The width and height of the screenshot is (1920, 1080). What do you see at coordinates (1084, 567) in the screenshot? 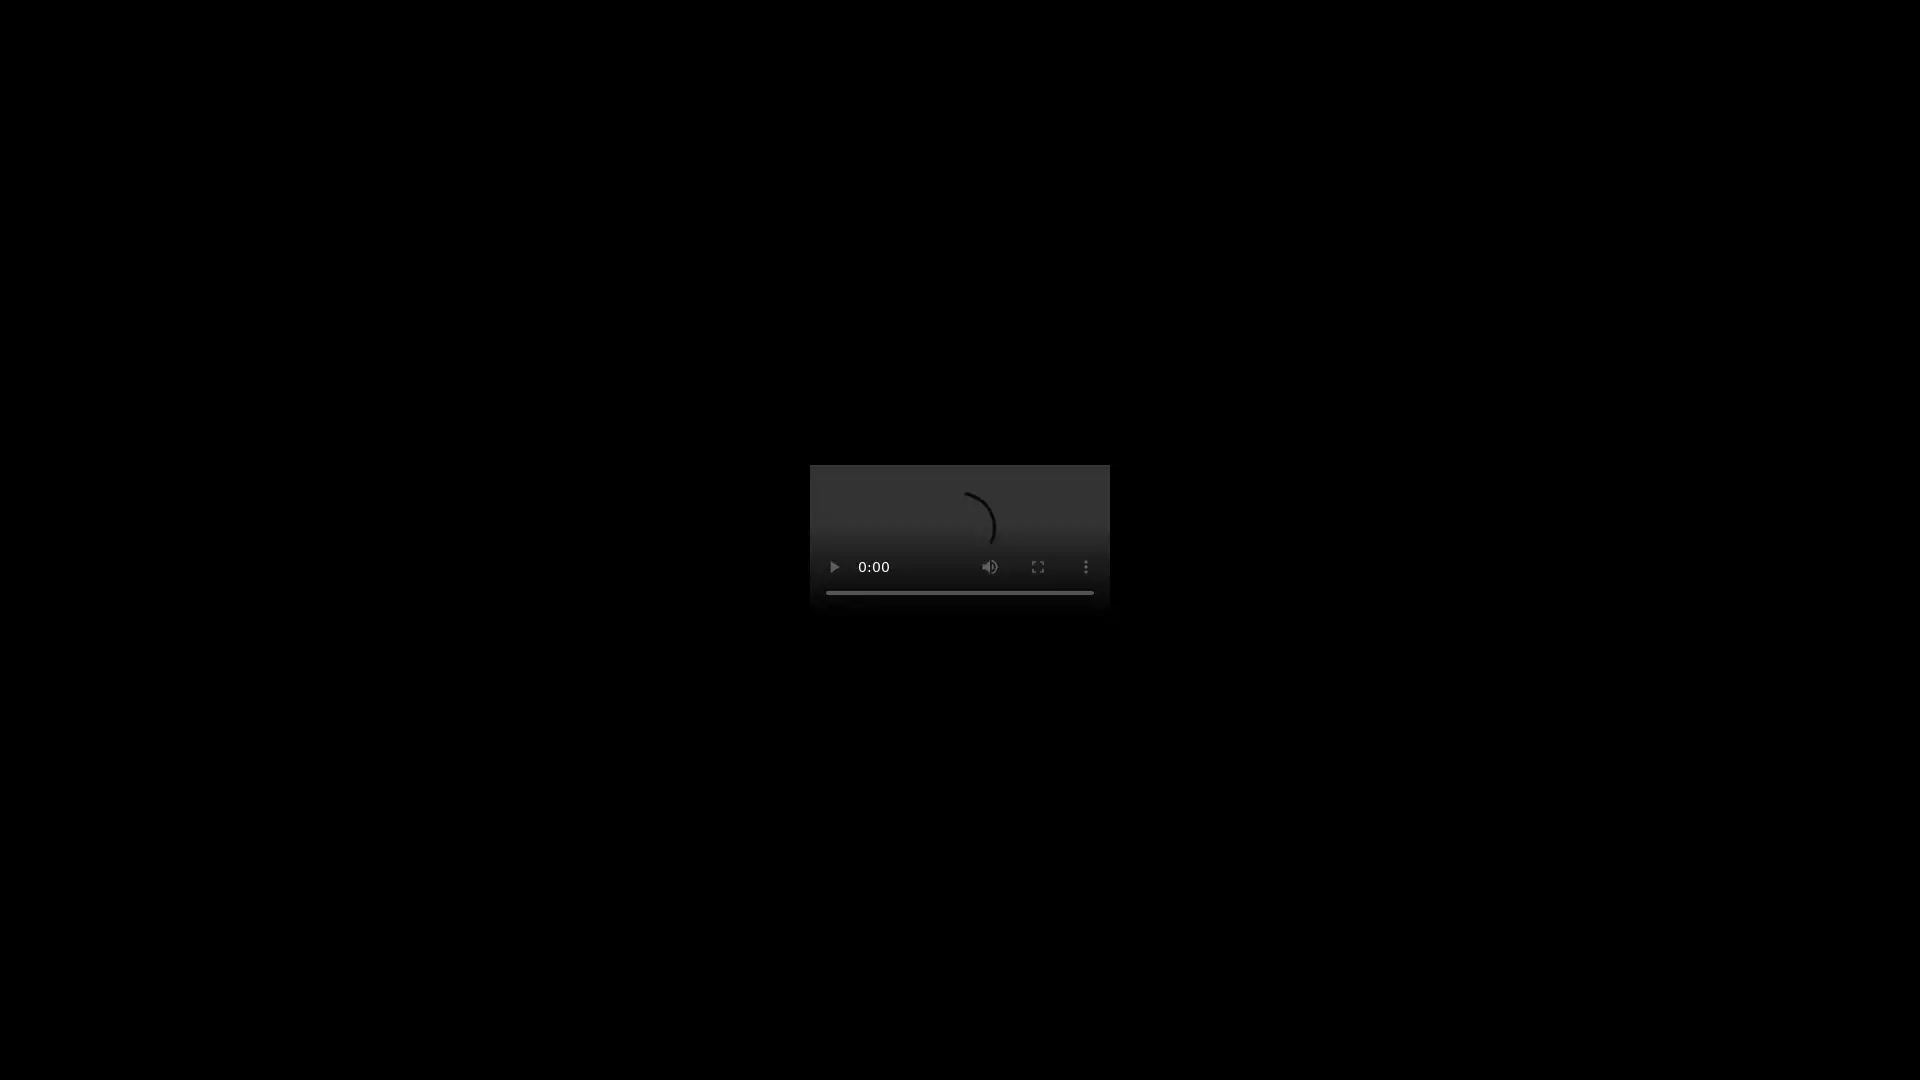
I see `show more media controls` at bounding box center [1084, 567].